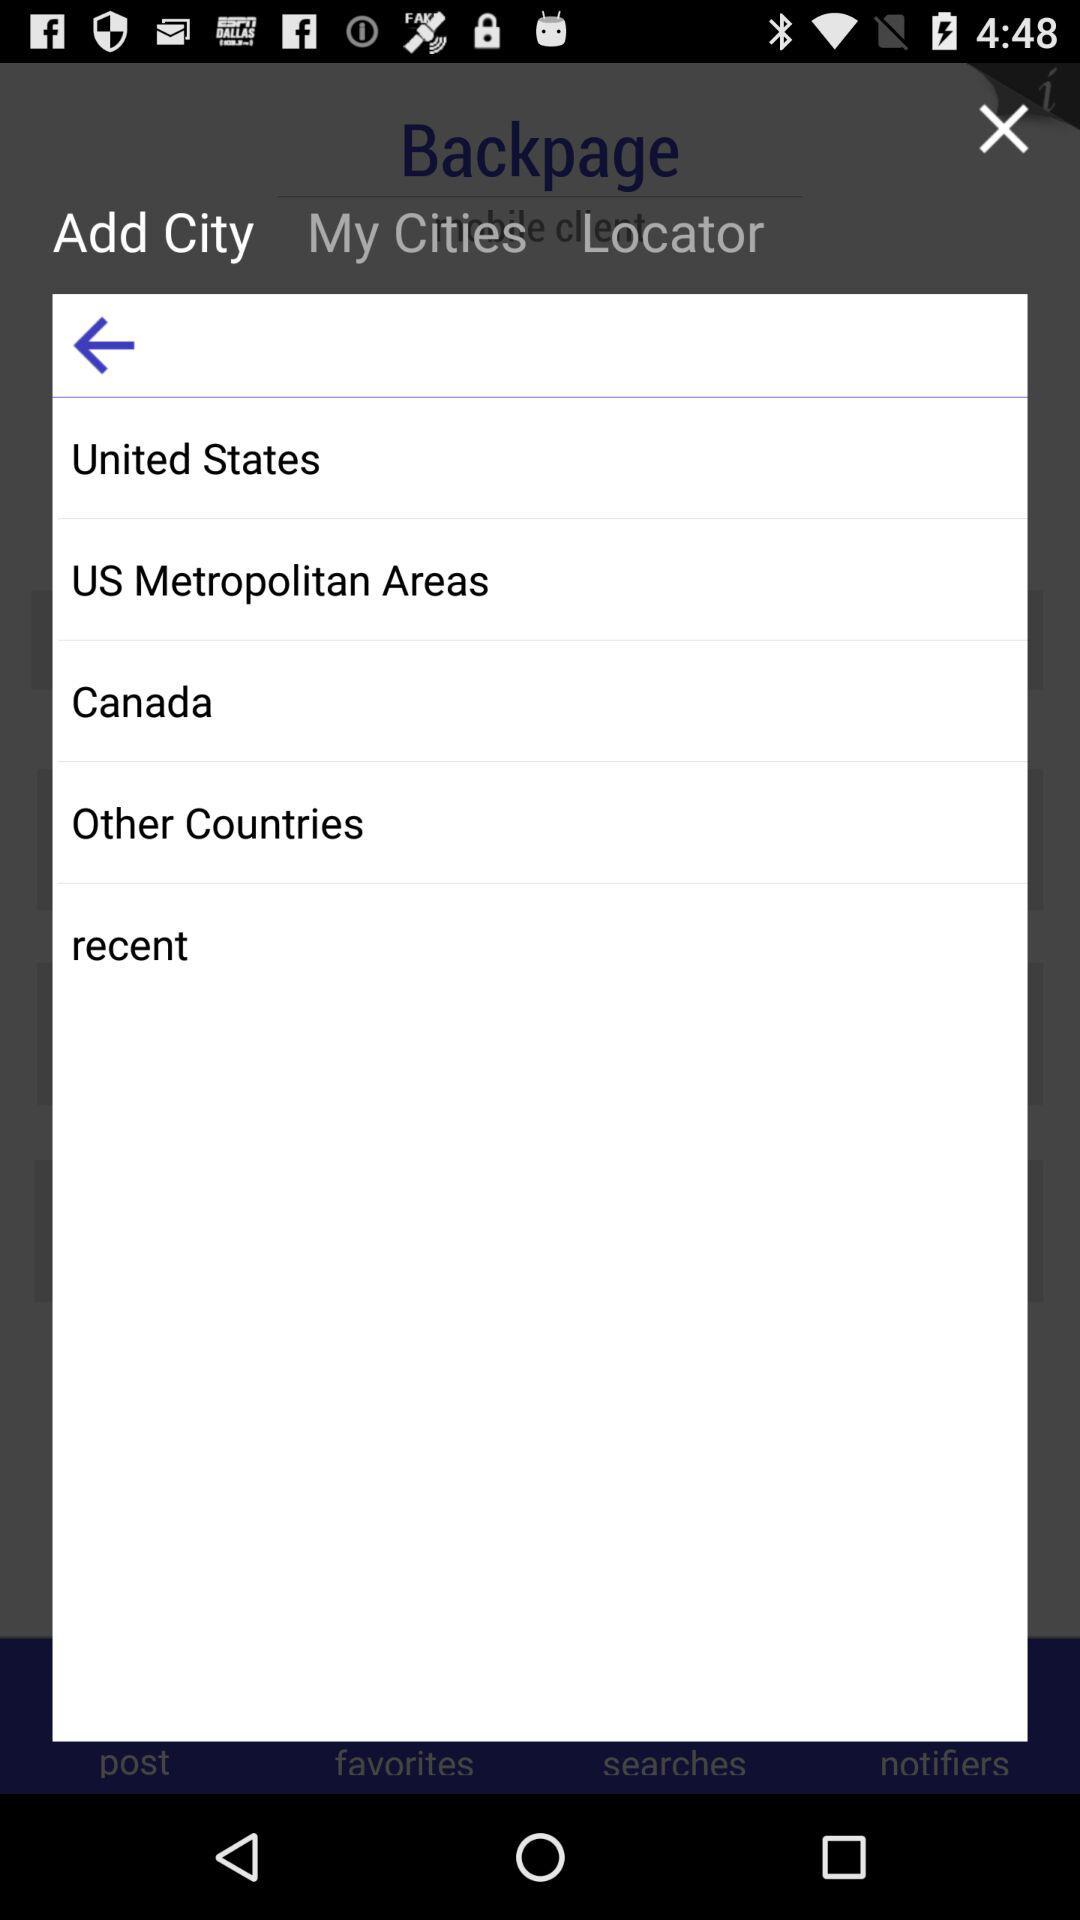 This screenshot has height=1920, width=1080. Describe the element at coordinates (542, 821) in the screenshot. I see `other countries app` at that location.